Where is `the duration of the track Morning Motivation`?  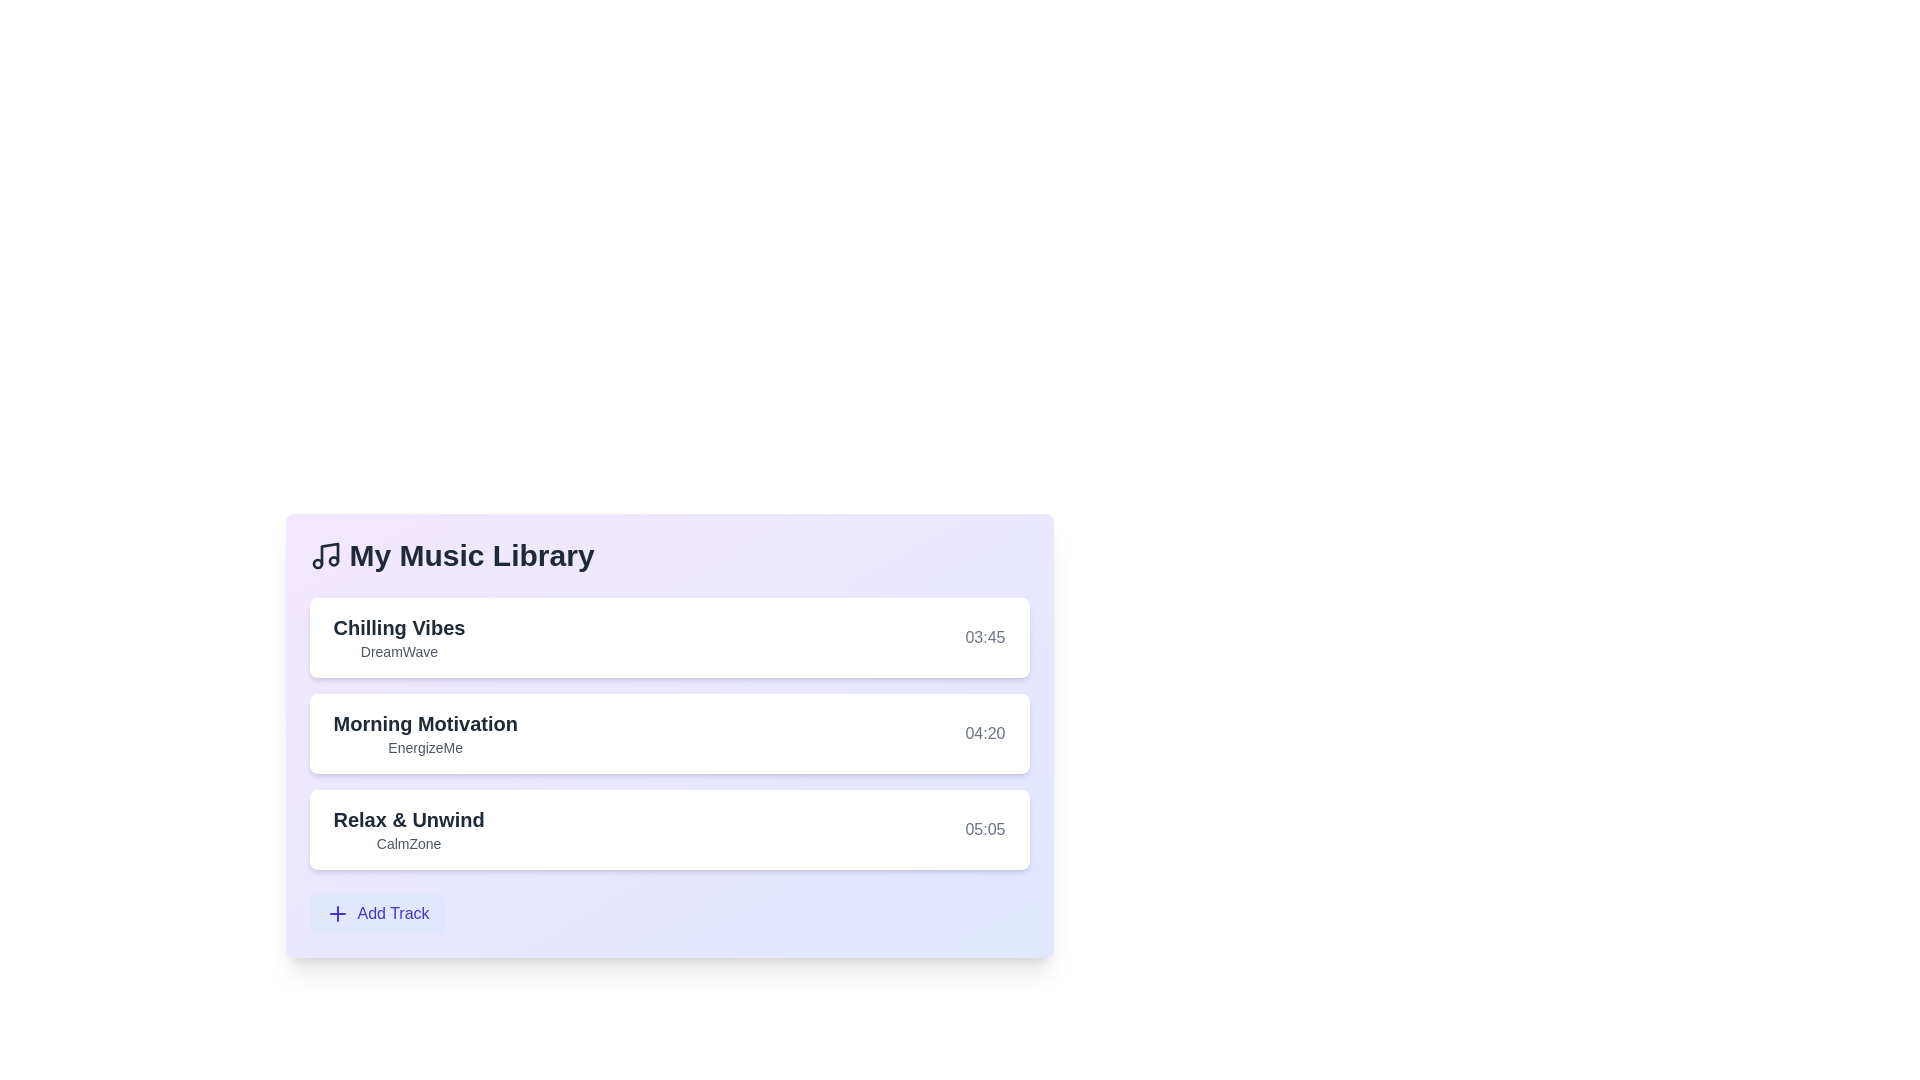
the duration of the track Morning Motivation is located at coordinates (984, 733).